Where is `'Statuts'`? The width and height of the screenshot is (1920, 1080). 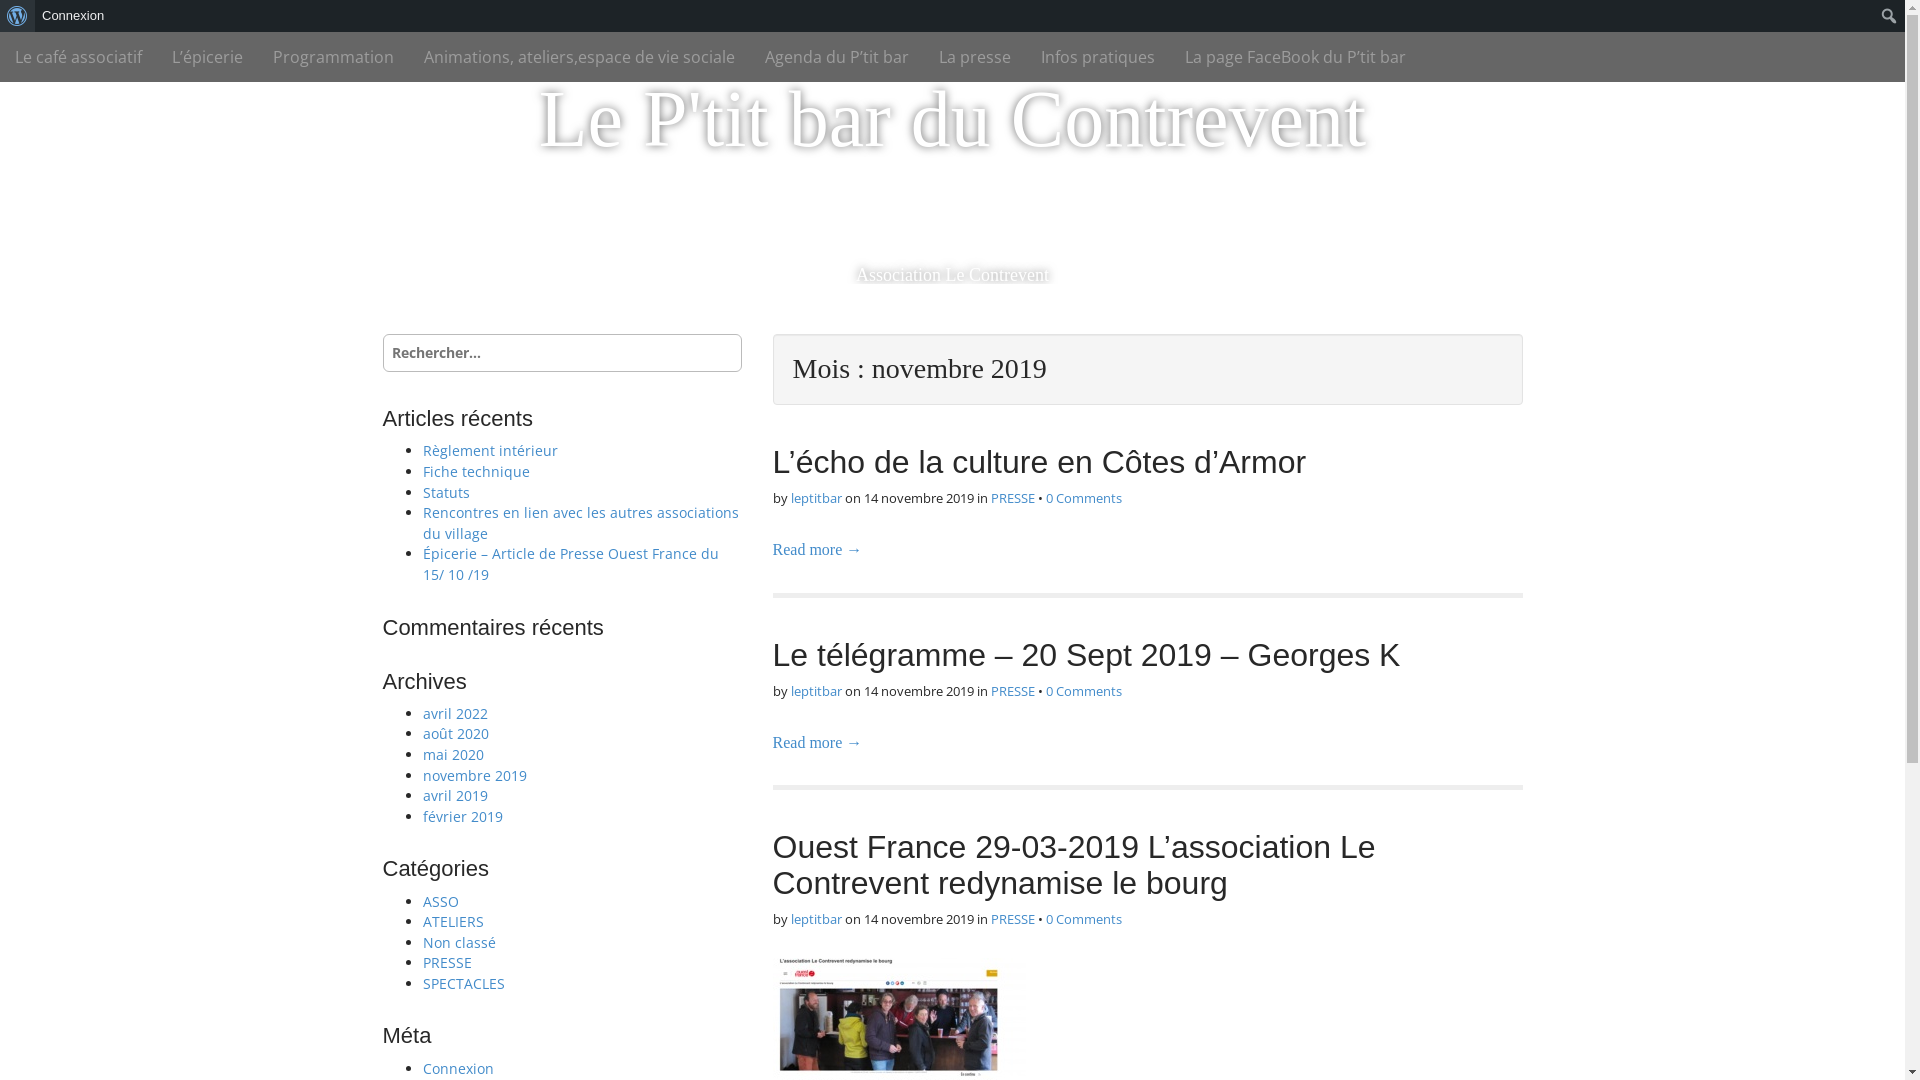
'Statuts' is located at coordinates (444, 492).